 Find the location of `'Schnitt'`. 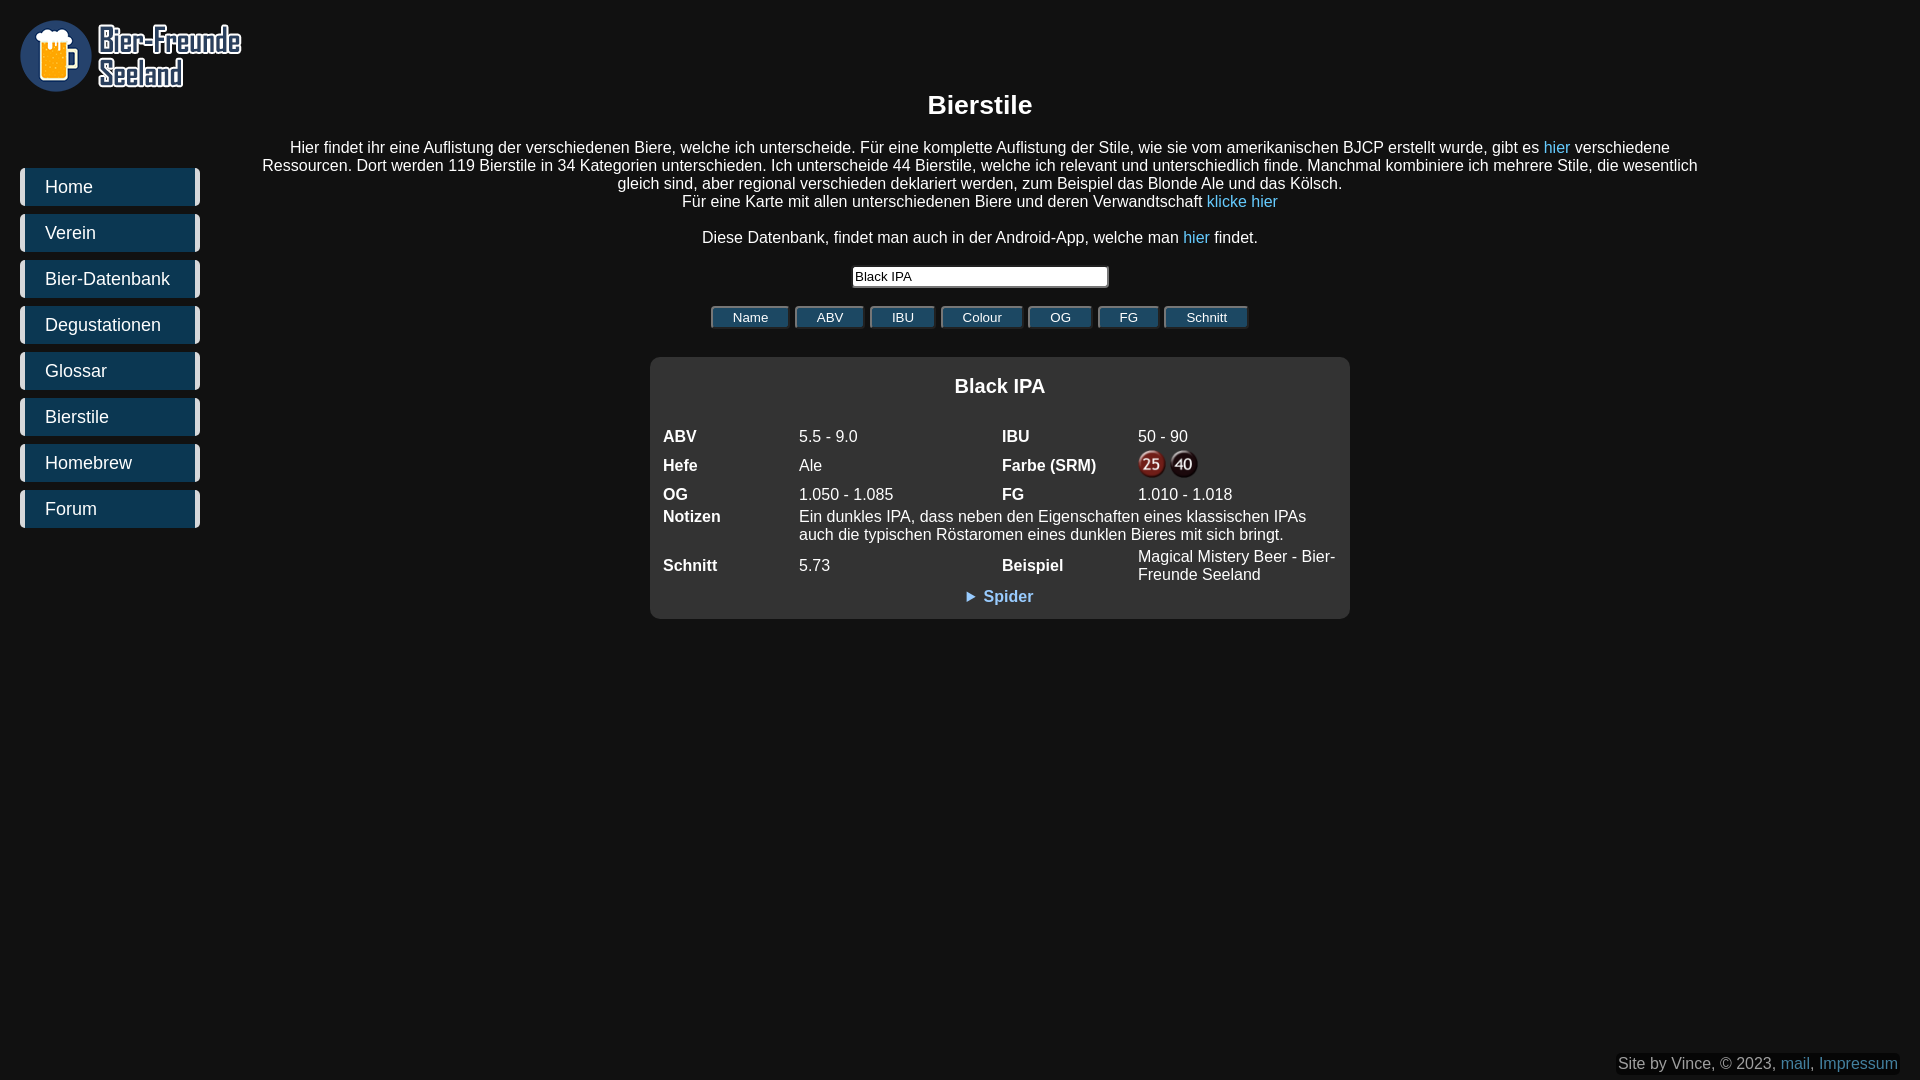

'Schnitt' is located at coordinates (1205, 316).